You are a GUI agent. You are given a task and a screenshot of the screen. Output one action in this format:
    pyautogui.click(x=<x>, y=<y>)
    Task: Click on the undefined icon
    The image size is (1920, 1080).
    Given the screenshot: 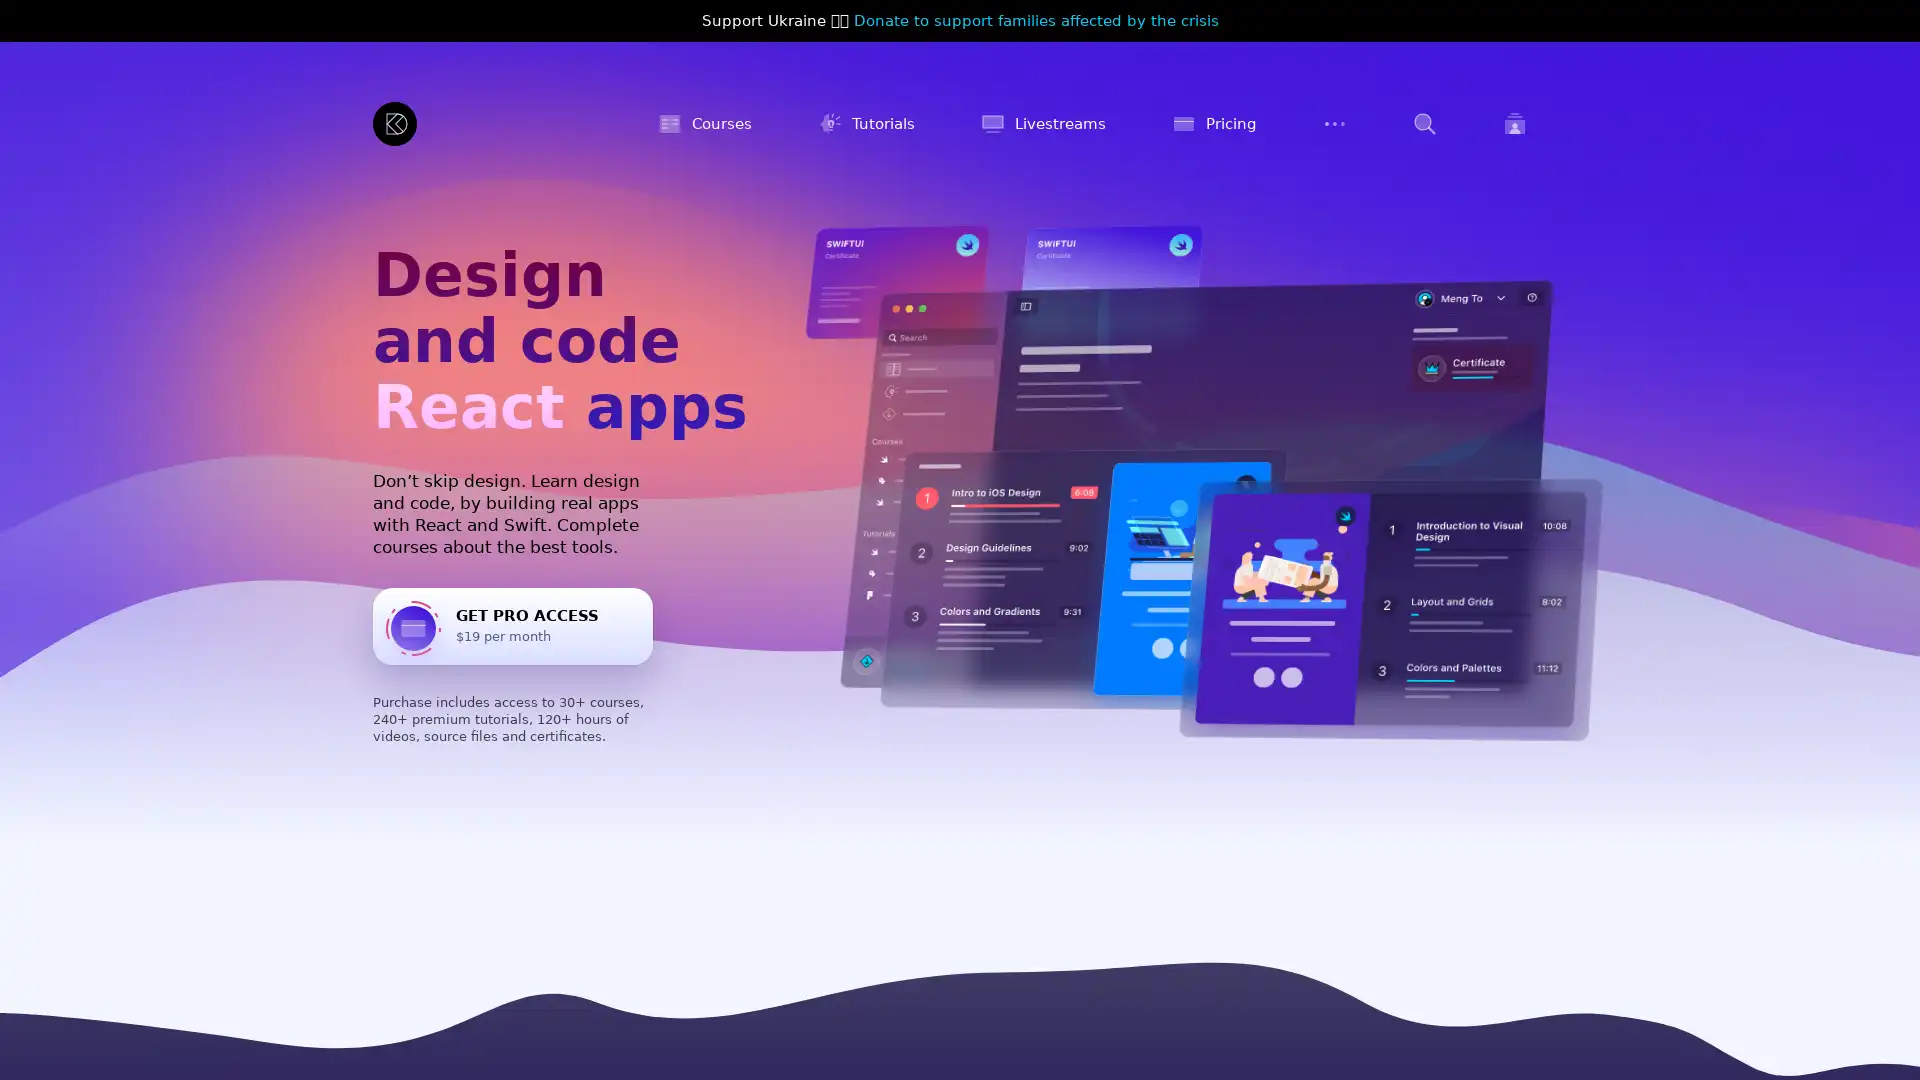 What is the action you would take?
    pyautogui.click(x=1424, y=123)
    